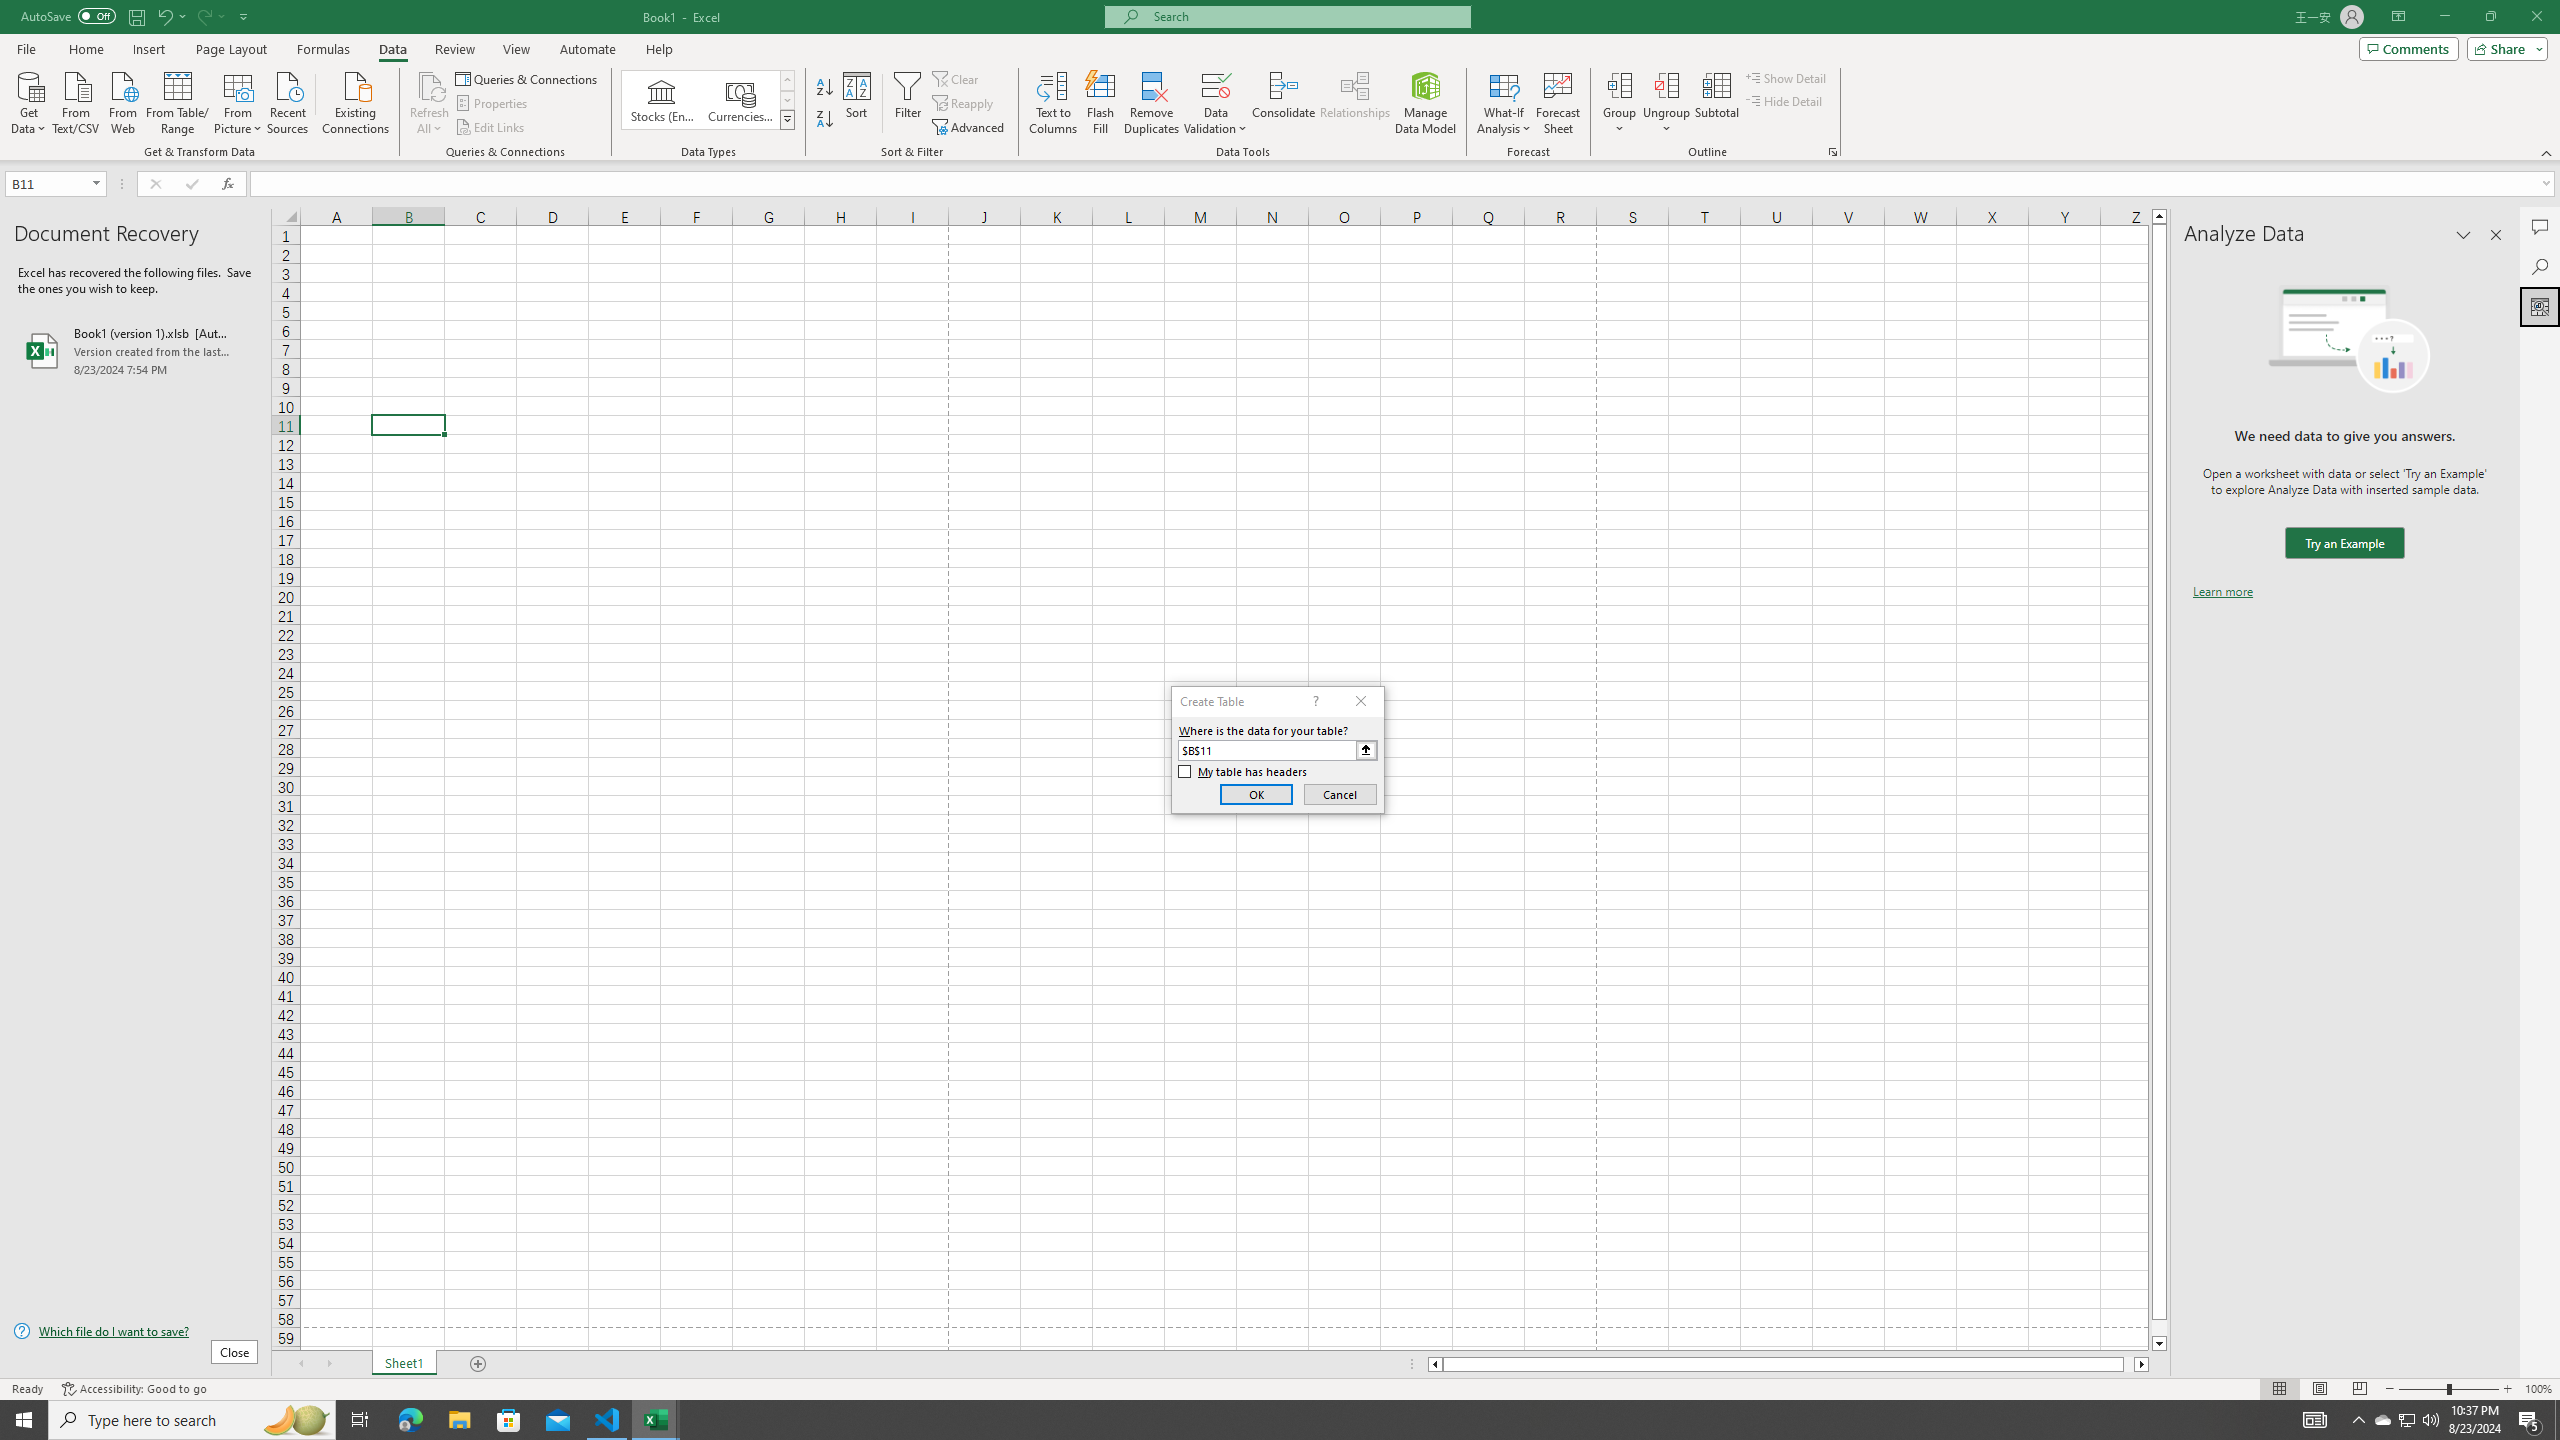  I want to click on 'Sort Z to A', so click(824, 118).